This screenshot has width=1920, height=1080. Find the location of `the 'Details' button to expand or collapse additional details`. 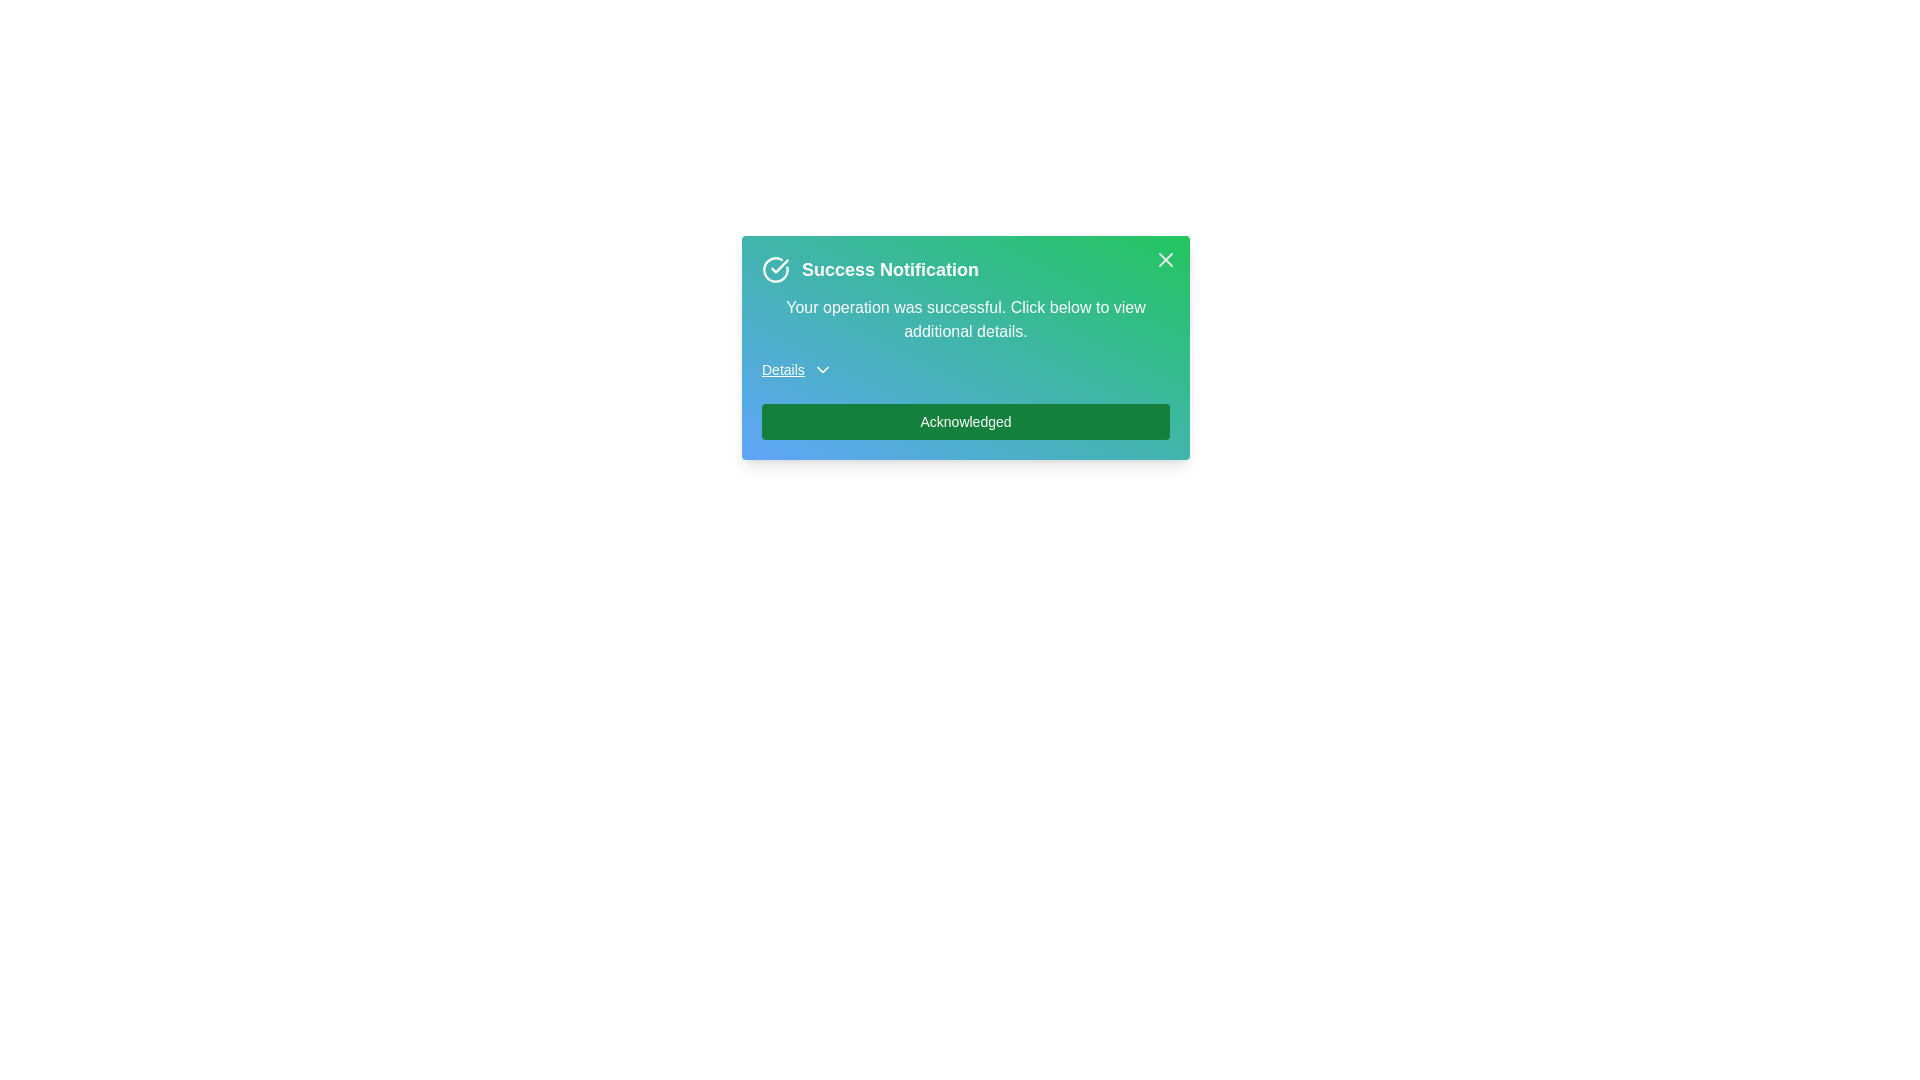

the 'Details' button to expand or collapse additional details is located at coordinates (795, 370).